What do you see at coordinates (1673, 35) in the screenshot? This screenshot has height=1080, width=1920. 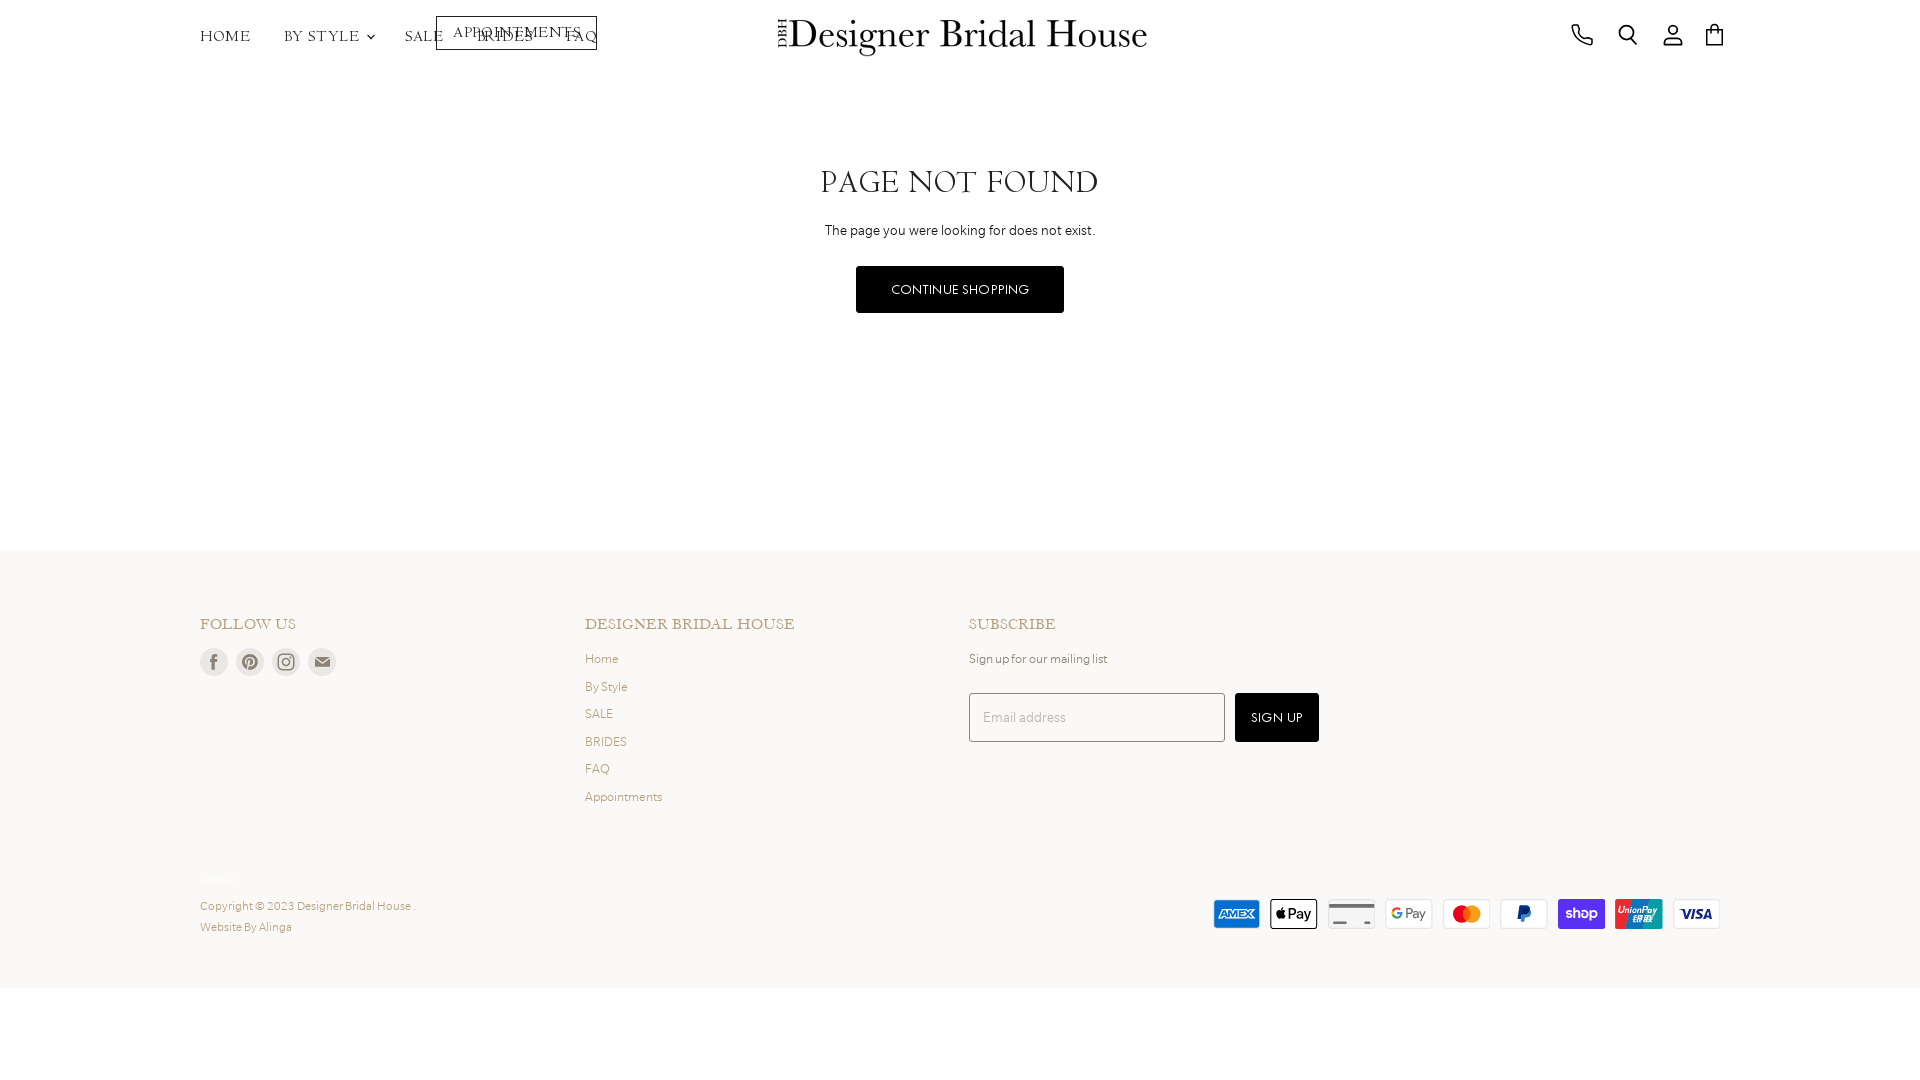 I see `'View account'` at bounding box center [1673, 35].